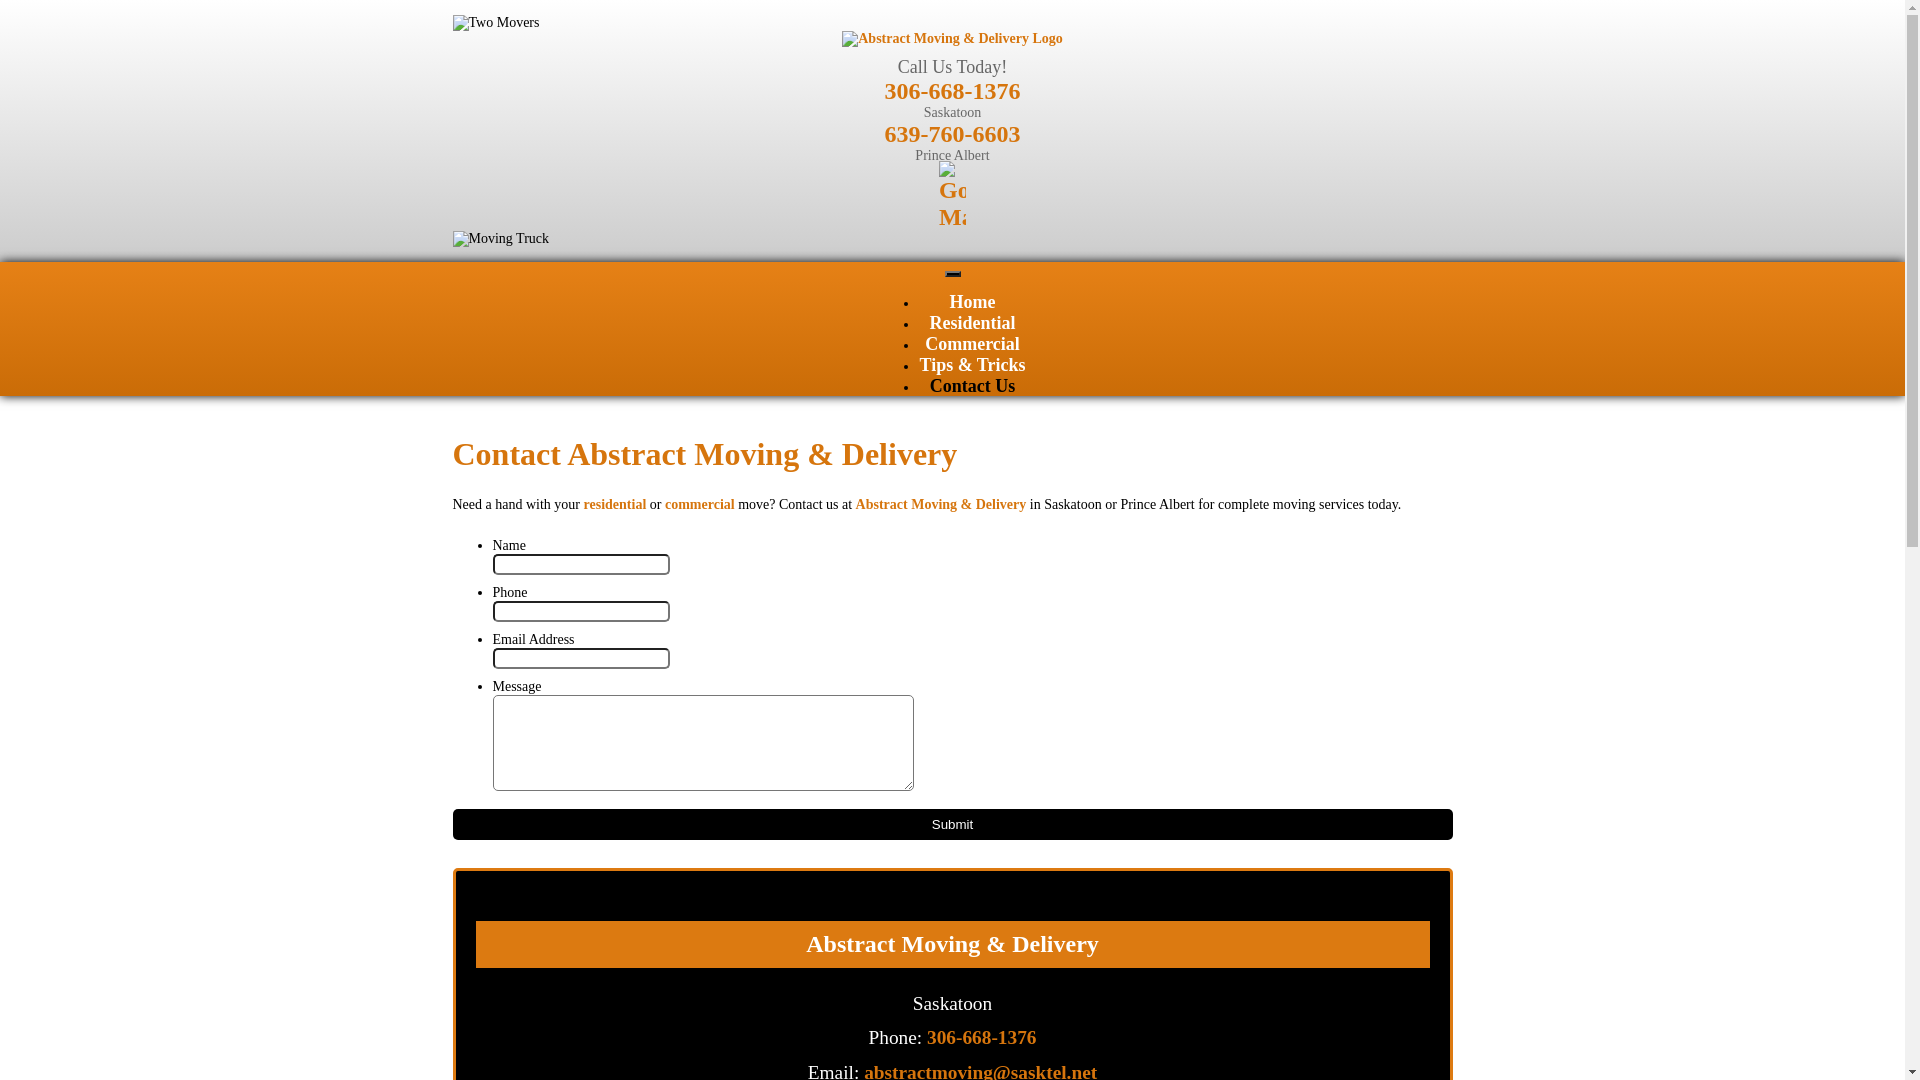  Describe the element at coordinates (700, 503) in the screenshot. I see `'commercial'` at that location.